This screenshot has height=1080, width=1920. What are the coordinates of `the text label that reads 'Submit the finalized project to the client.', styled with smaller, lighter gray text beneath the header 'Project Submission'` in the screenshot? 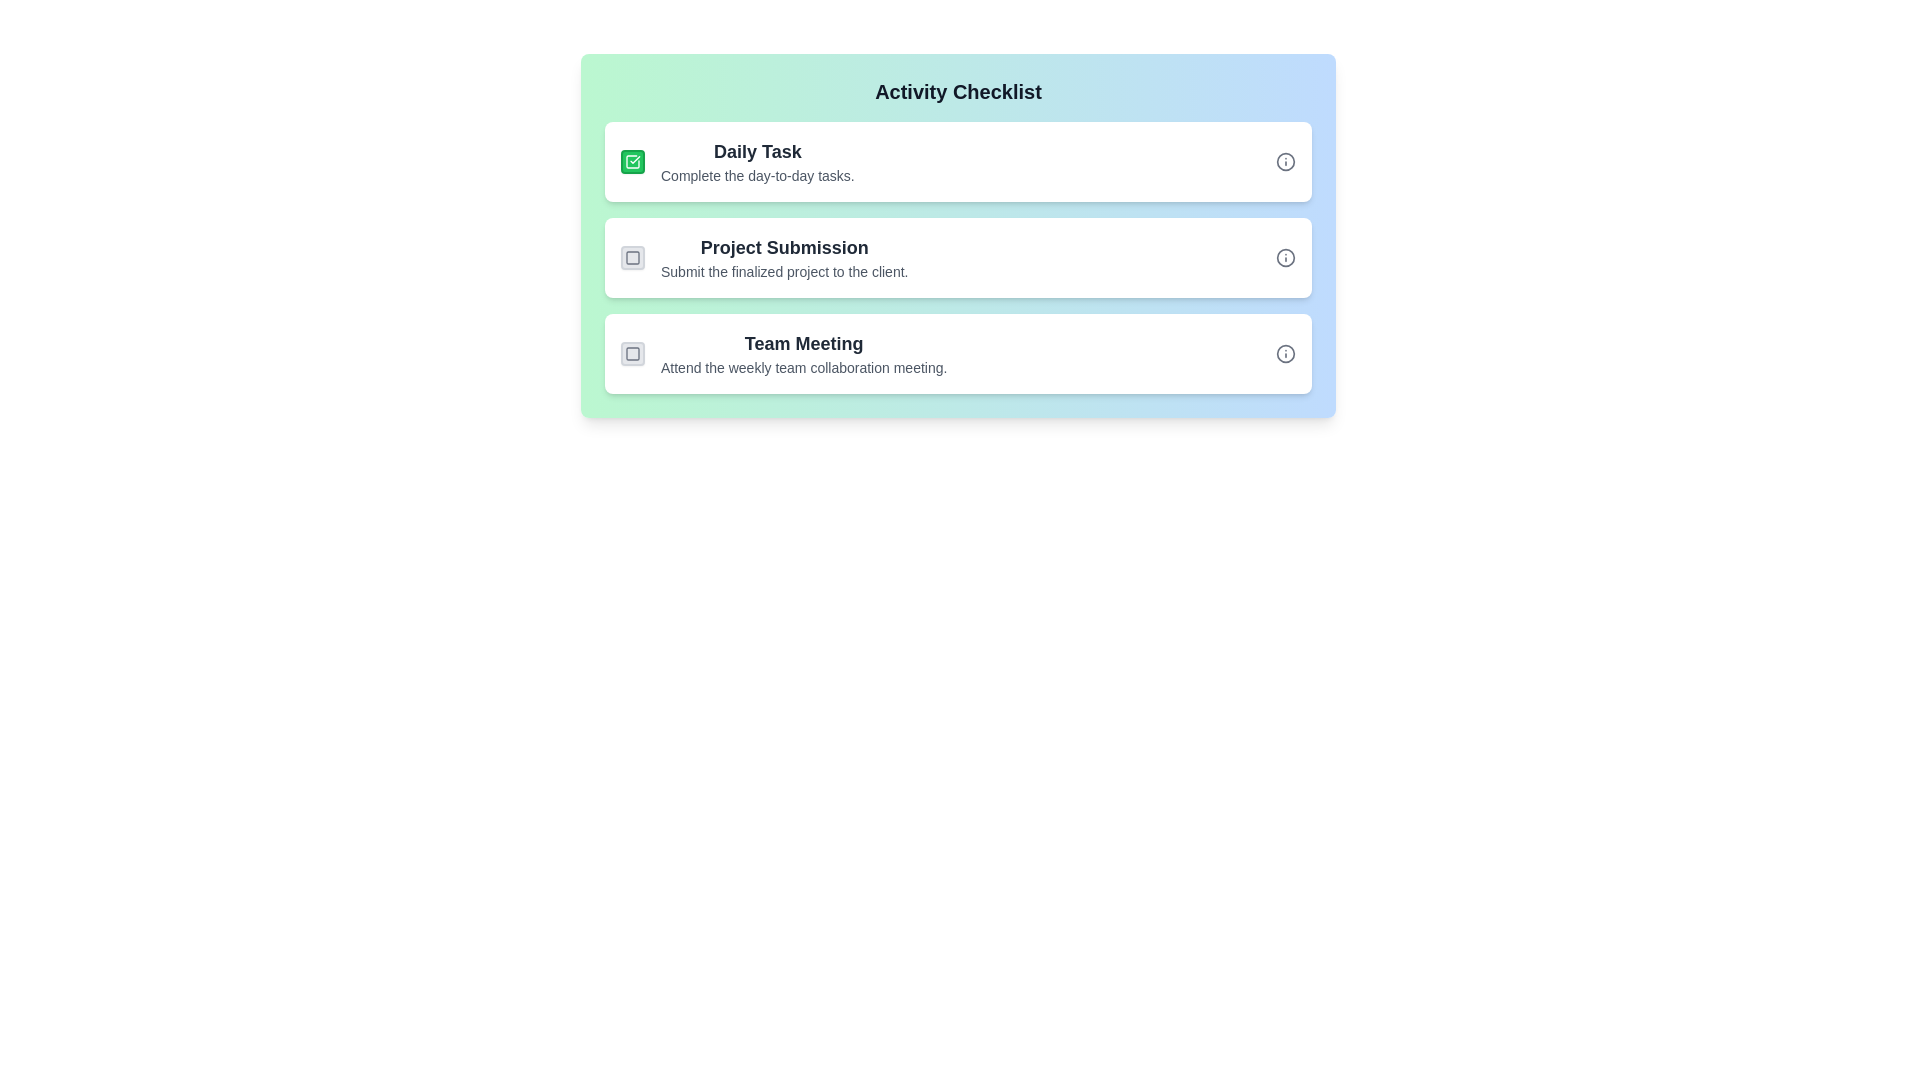 It's located at (783, 272).